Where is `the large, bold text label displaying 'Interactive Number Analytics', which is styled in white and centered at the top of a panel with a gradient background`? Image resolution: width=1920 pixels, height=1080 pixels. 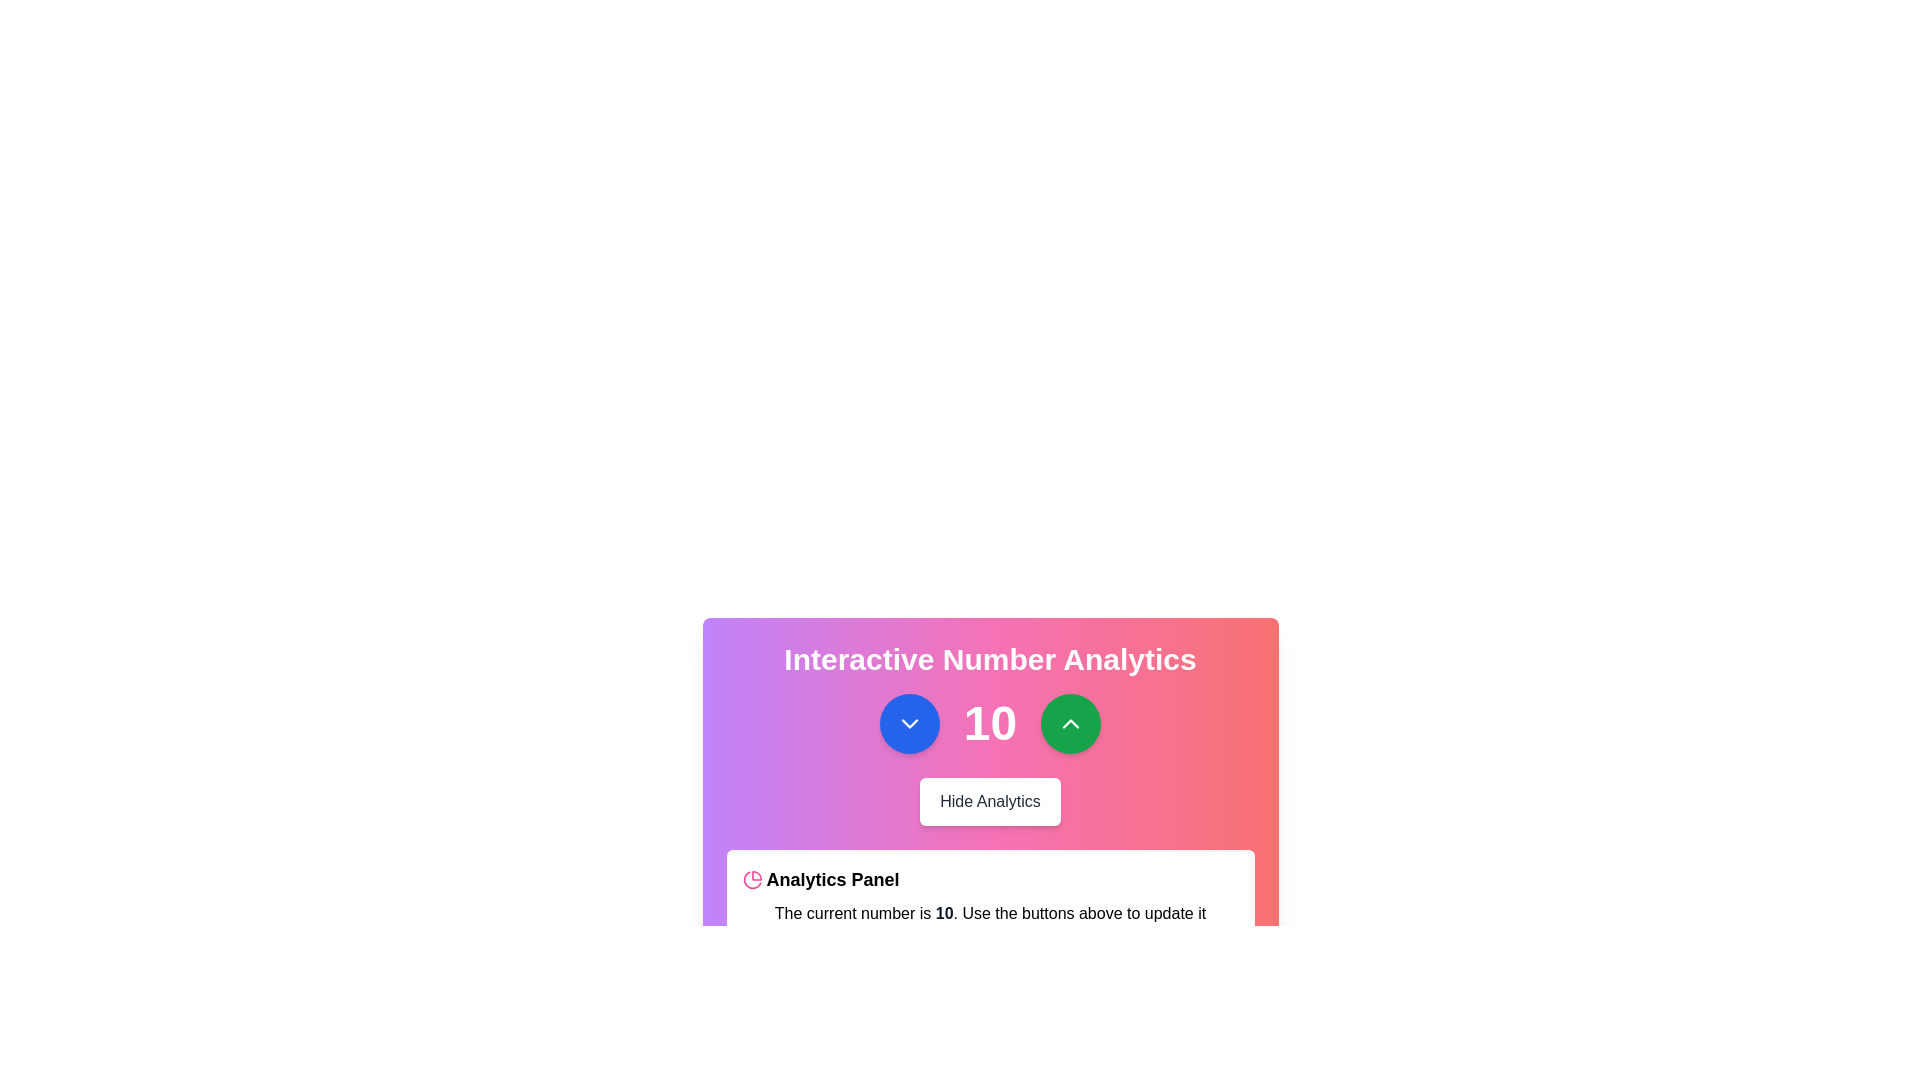 the large, bold text label displaying 'Interactive Number Analytics', which is styled in white and centered at the top of a panel with a gradient background is located at coordinates (990, 659).